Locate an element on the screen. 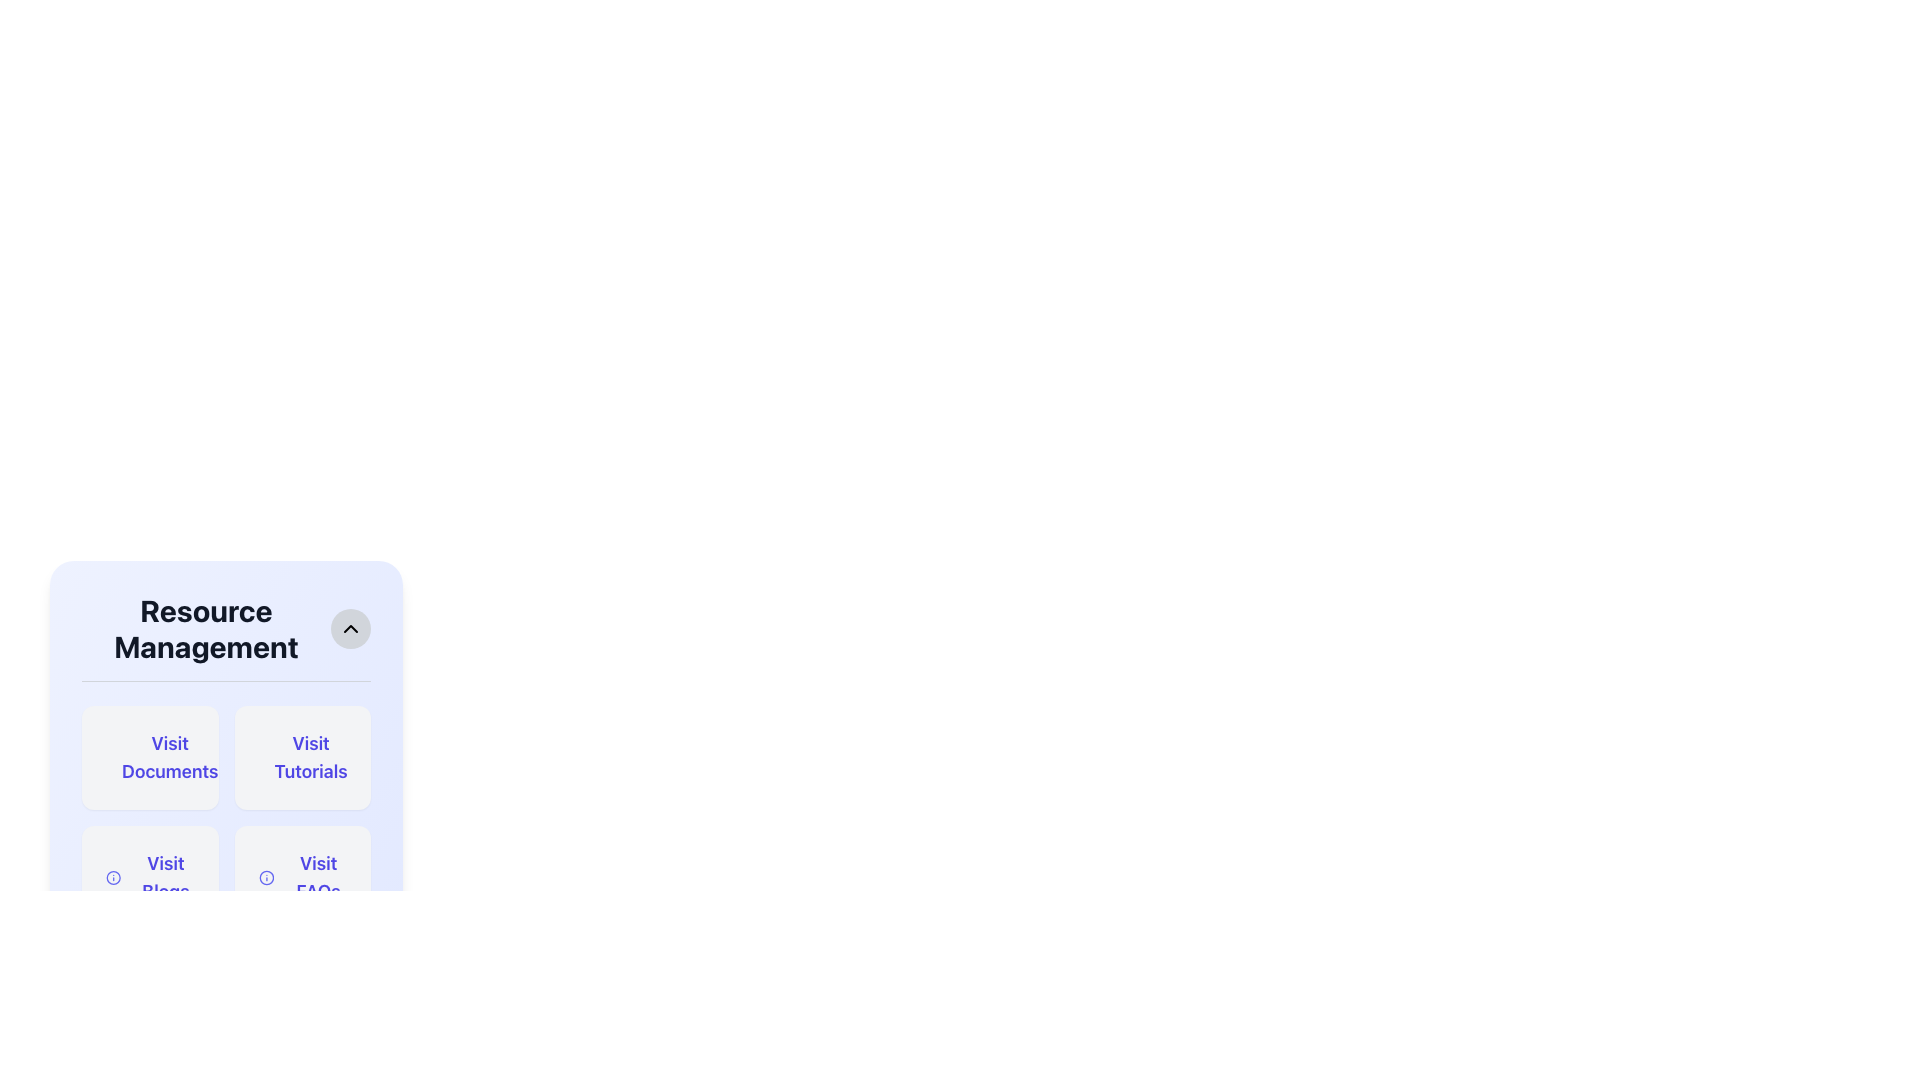  the 'Visit Blogs' button-like link, which is a bold, blue text link located in the lower left grid cell of the 'Resource Management' section is located at coordinates (165, 877).